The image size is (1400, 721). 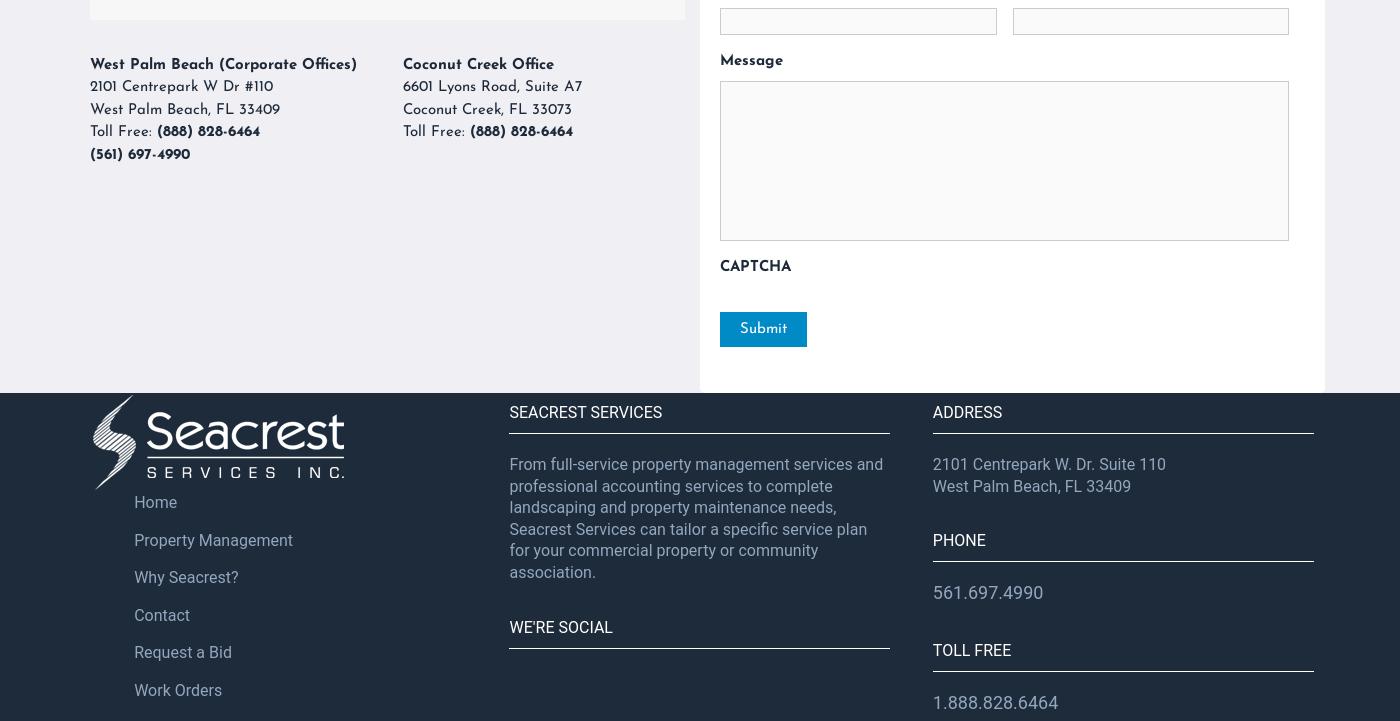 What do you see at coordinates (176, 688) in the screenshot?
I see `'Work Orders'` at bounding box center [176, 688].